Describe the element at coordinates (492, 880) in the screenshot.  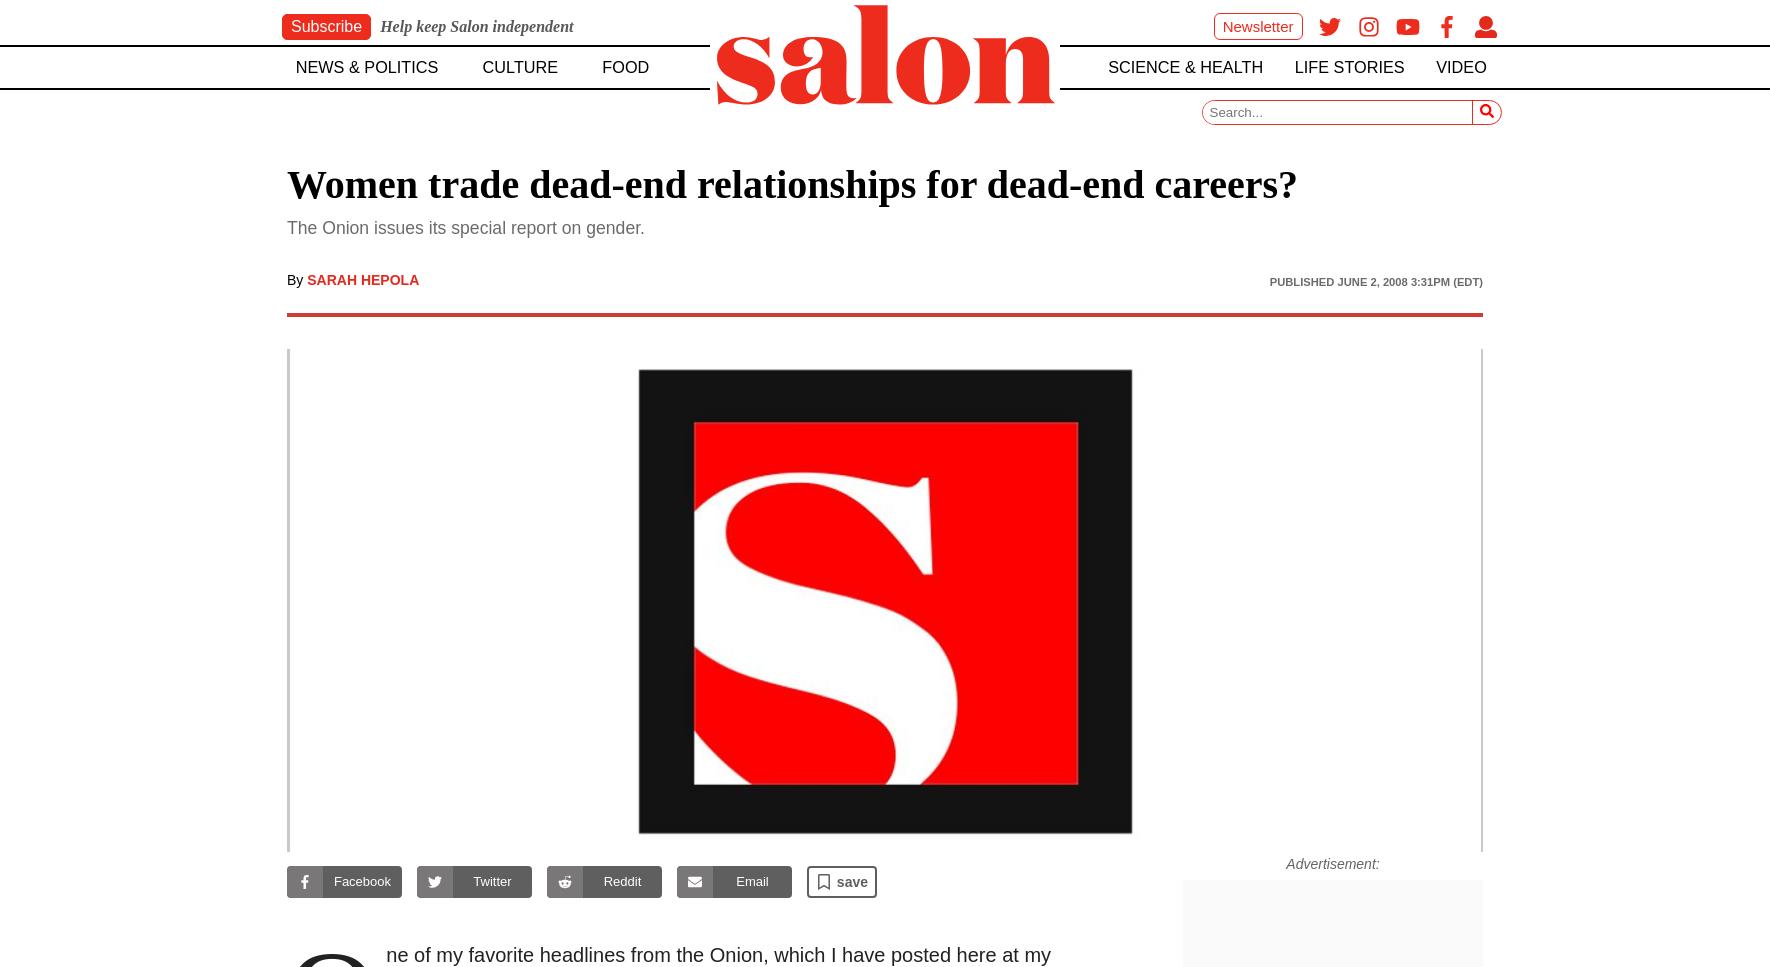
I see `'Twitter'` at that location.